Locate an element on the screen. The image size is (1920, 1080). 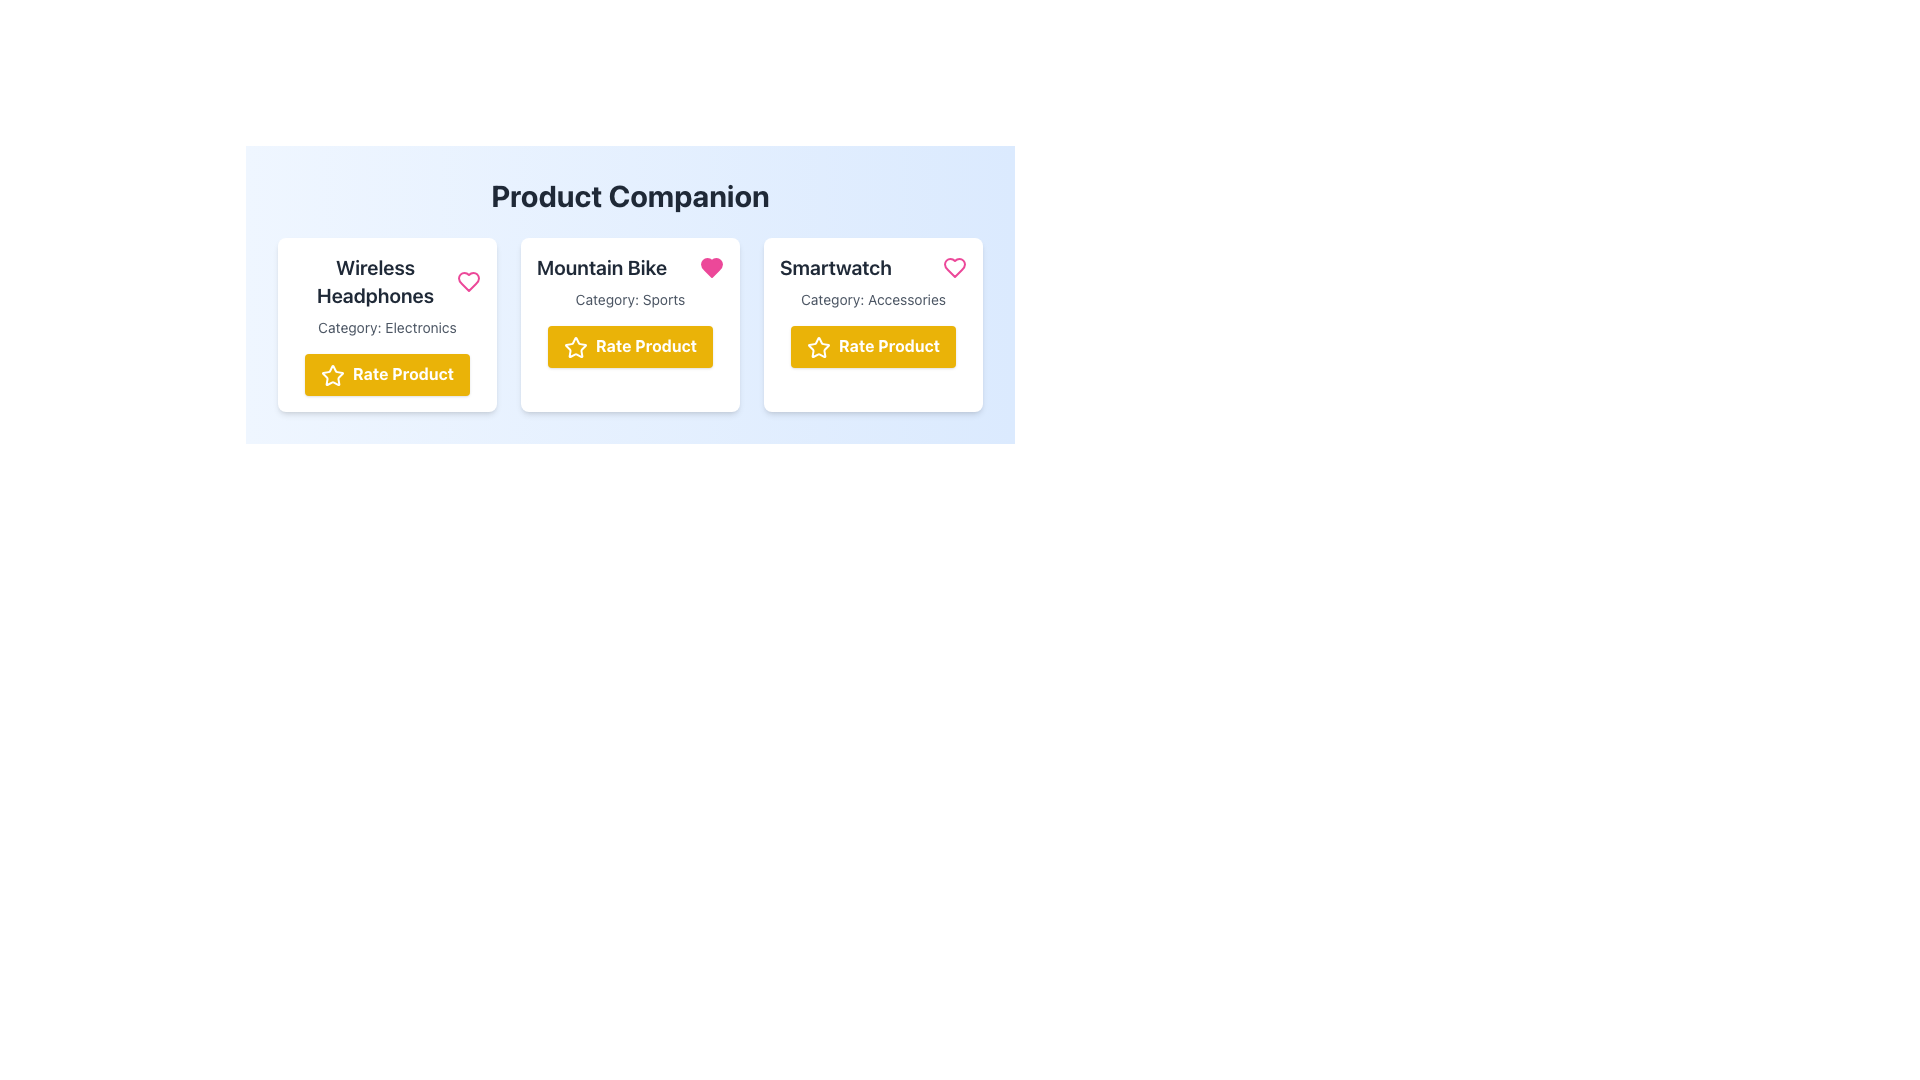
the button to rate the product 'Mountain Bike', which is located in the second column under the title 'Mountain Bike' is located at coordinates (629, 345).